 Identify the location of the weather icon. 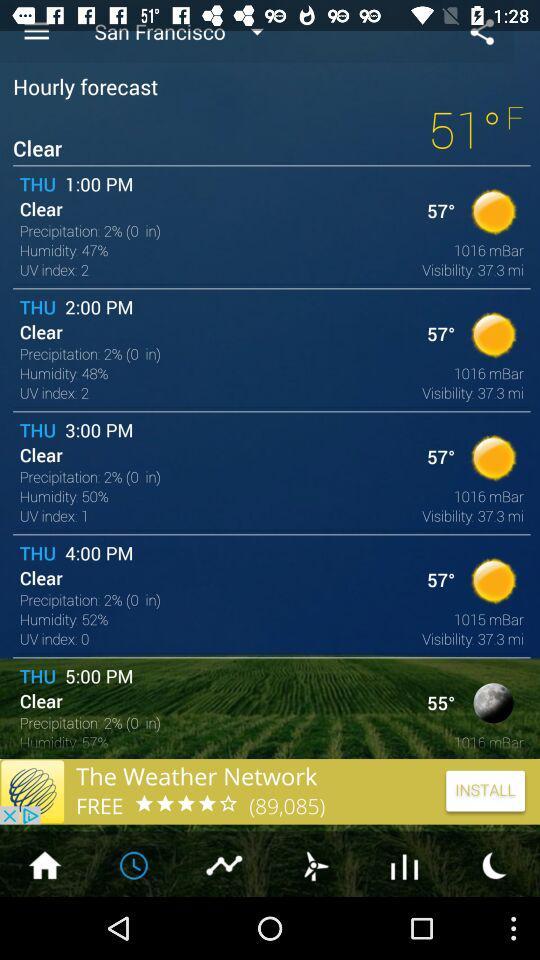
(314, 925).